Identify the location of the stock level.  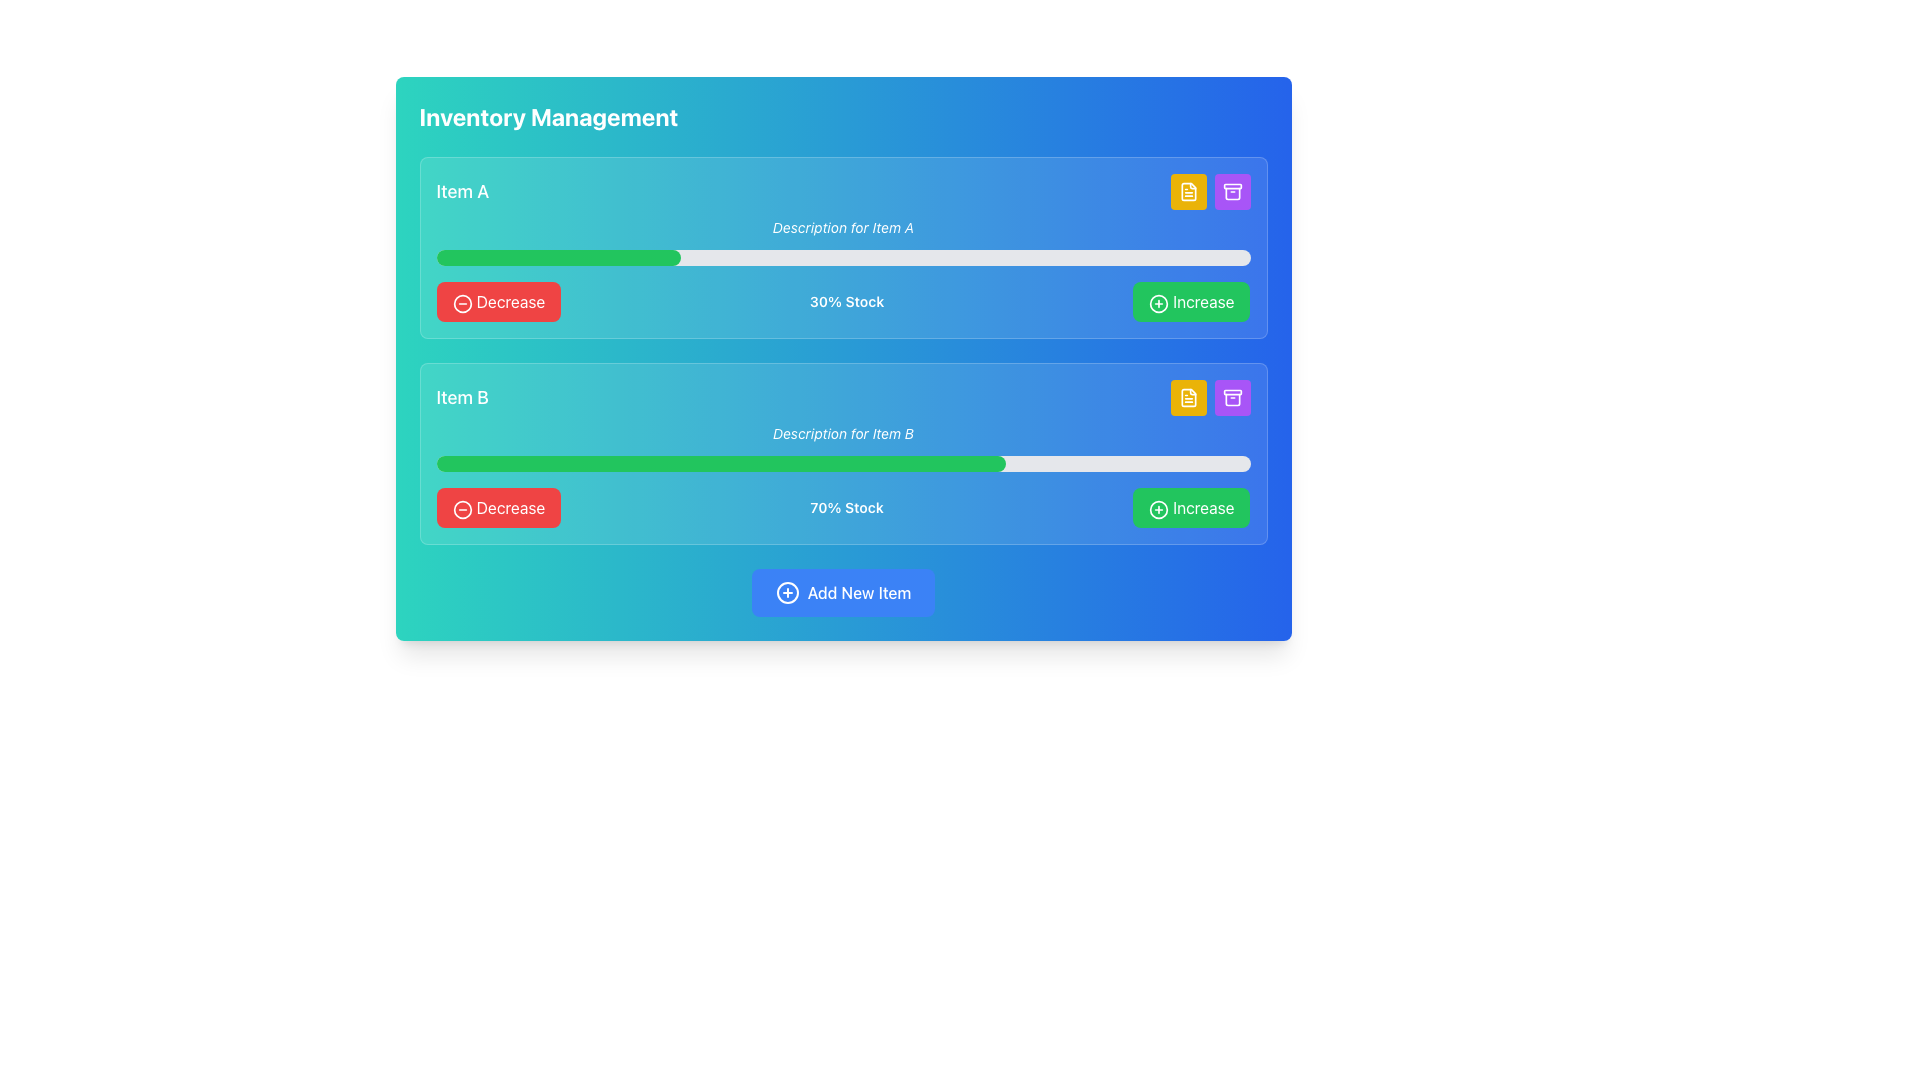
(1185, 257).